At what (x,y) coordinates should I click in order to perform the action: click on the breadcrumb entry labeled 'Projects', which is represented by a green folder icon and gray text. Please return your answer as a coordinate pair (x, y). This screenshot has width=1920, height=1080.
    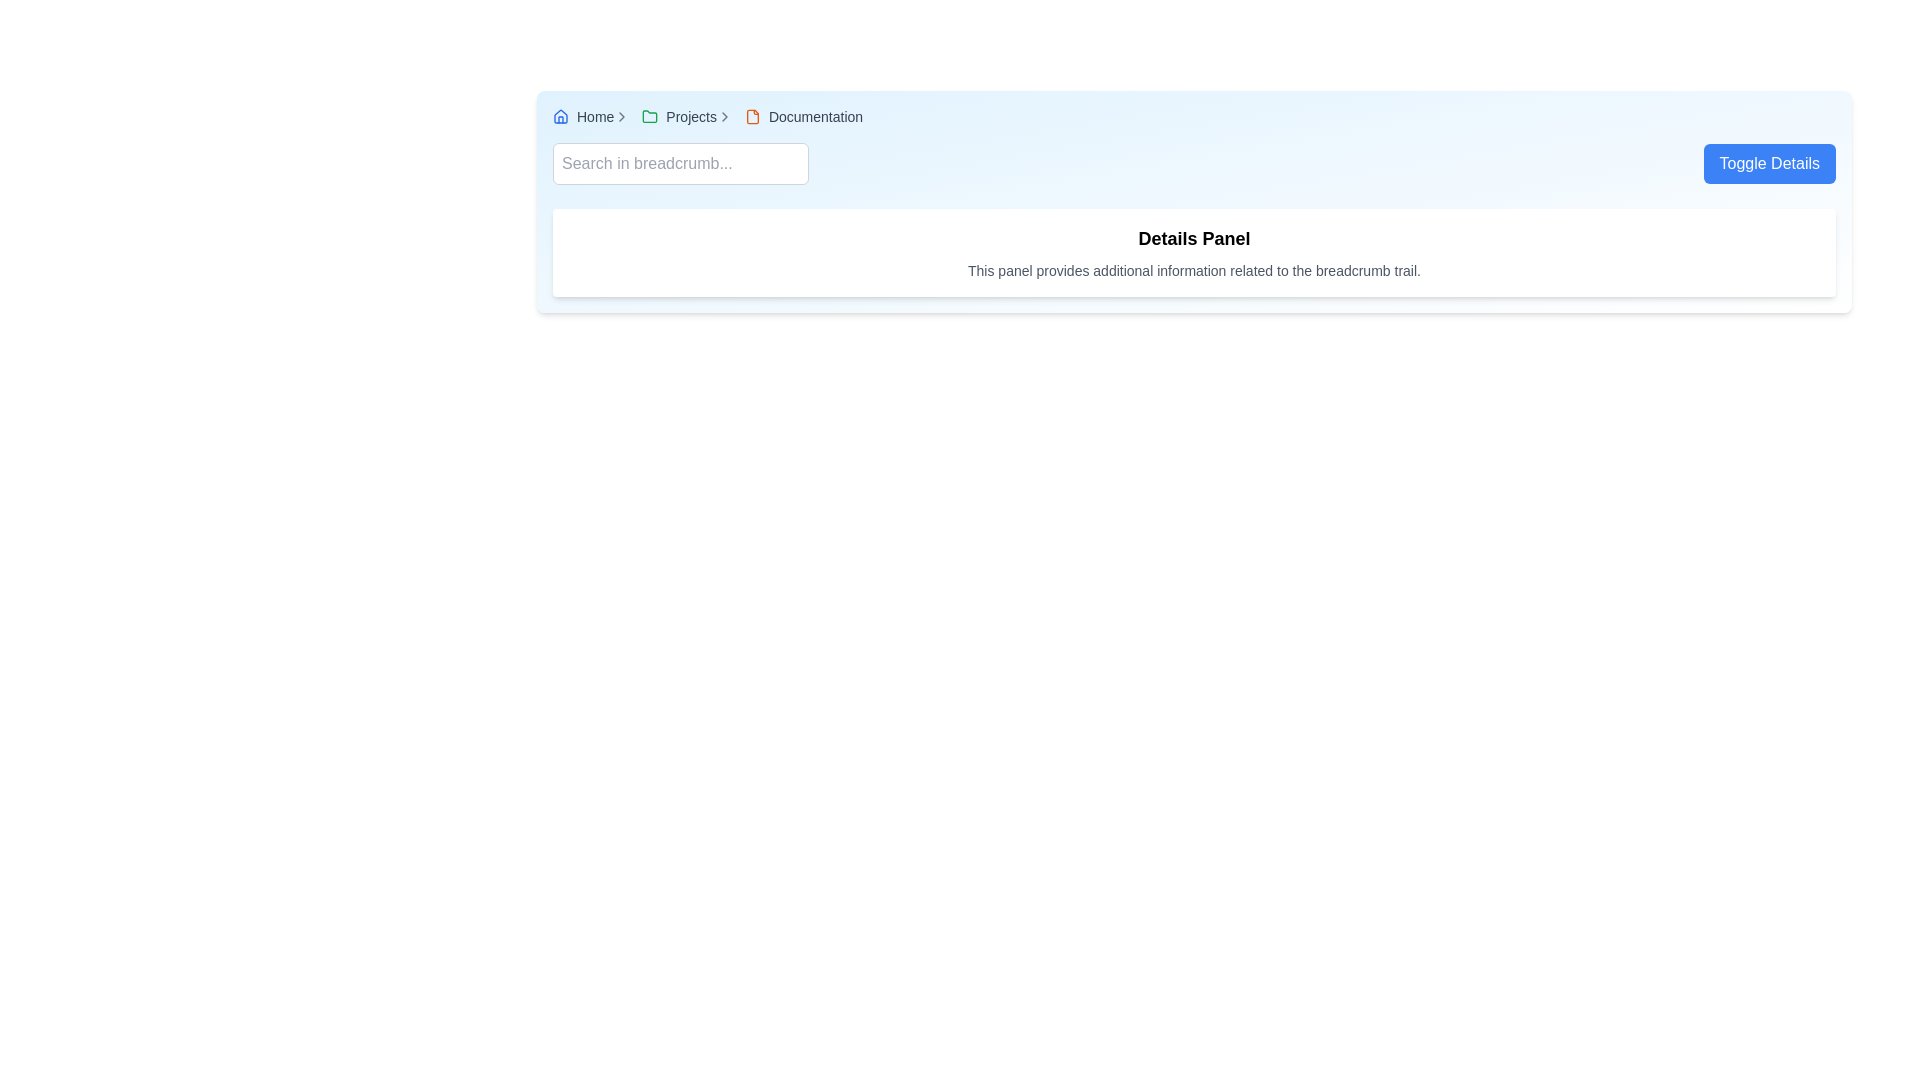
    Looking at the image, I should click on (687, 116).